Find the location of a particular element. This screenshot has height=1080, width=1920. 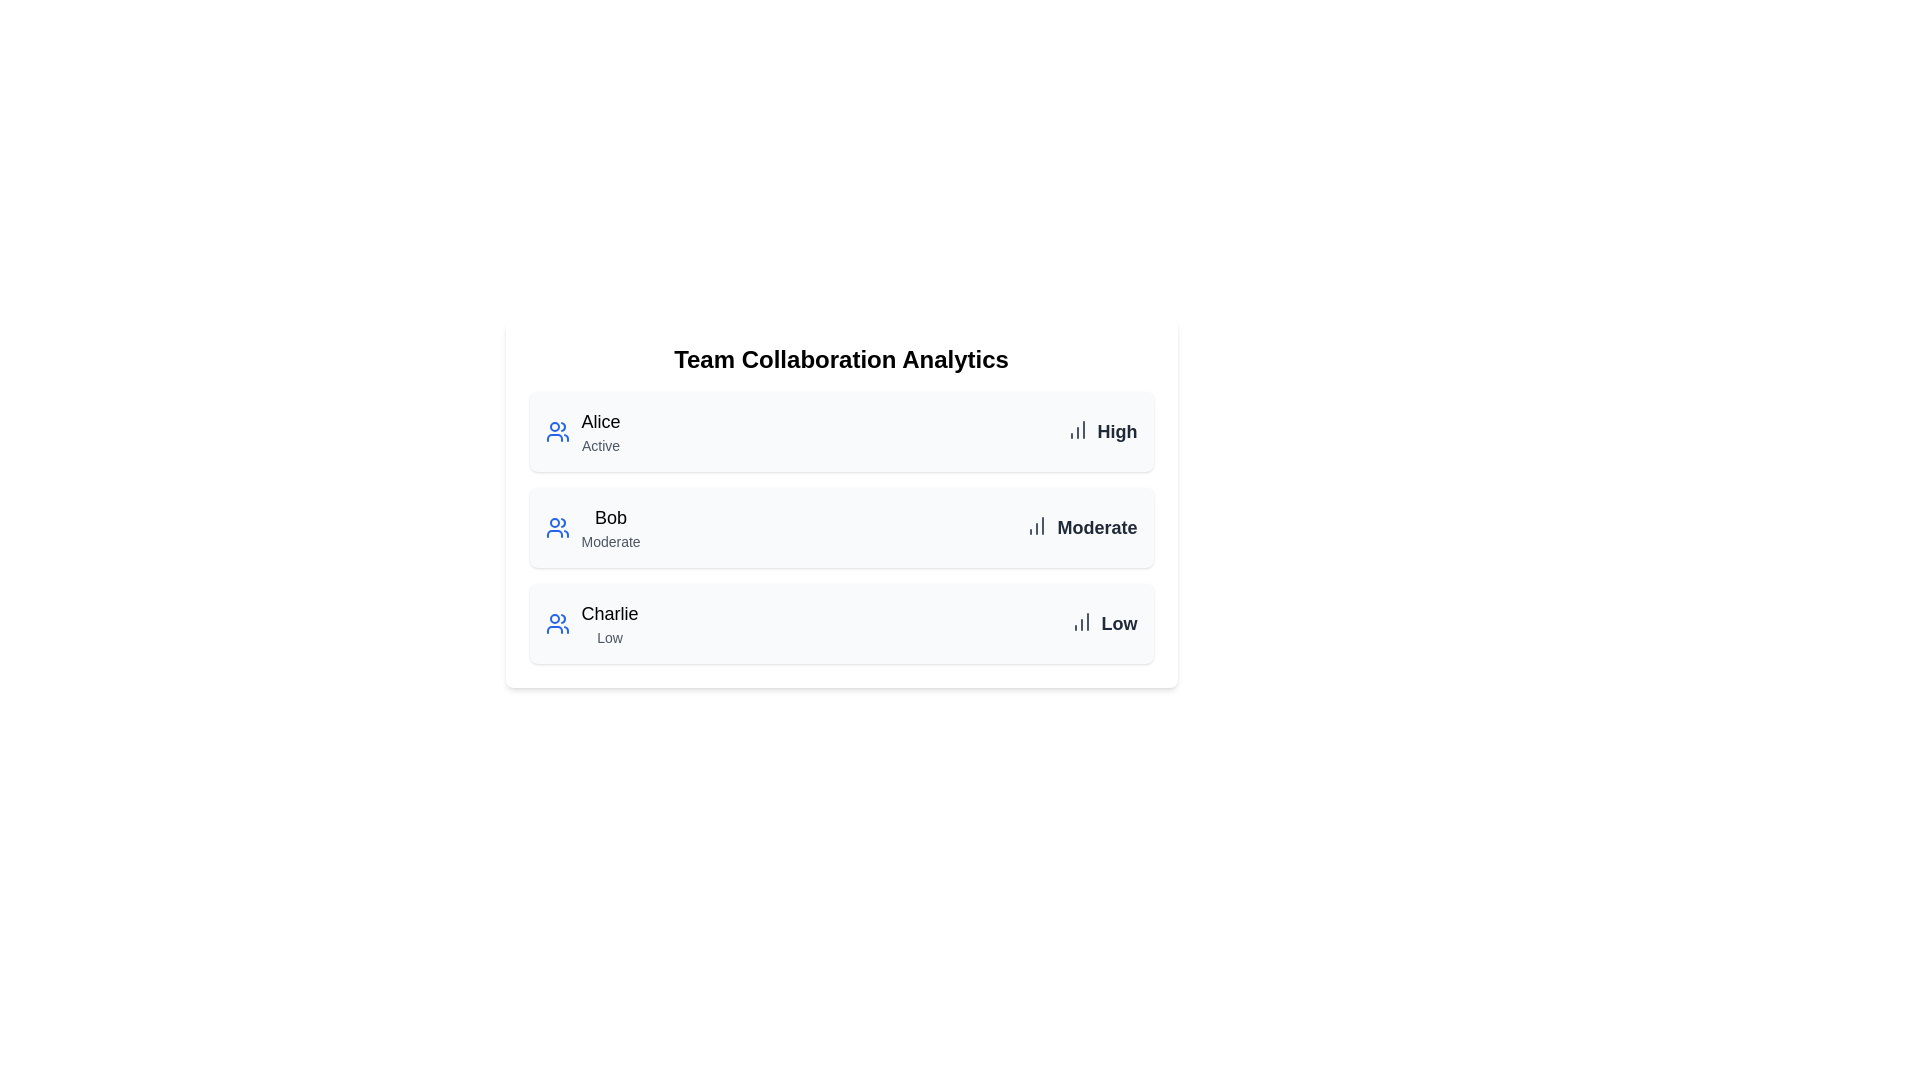

the task count text for Alice is located at coordinates (1100, 431).